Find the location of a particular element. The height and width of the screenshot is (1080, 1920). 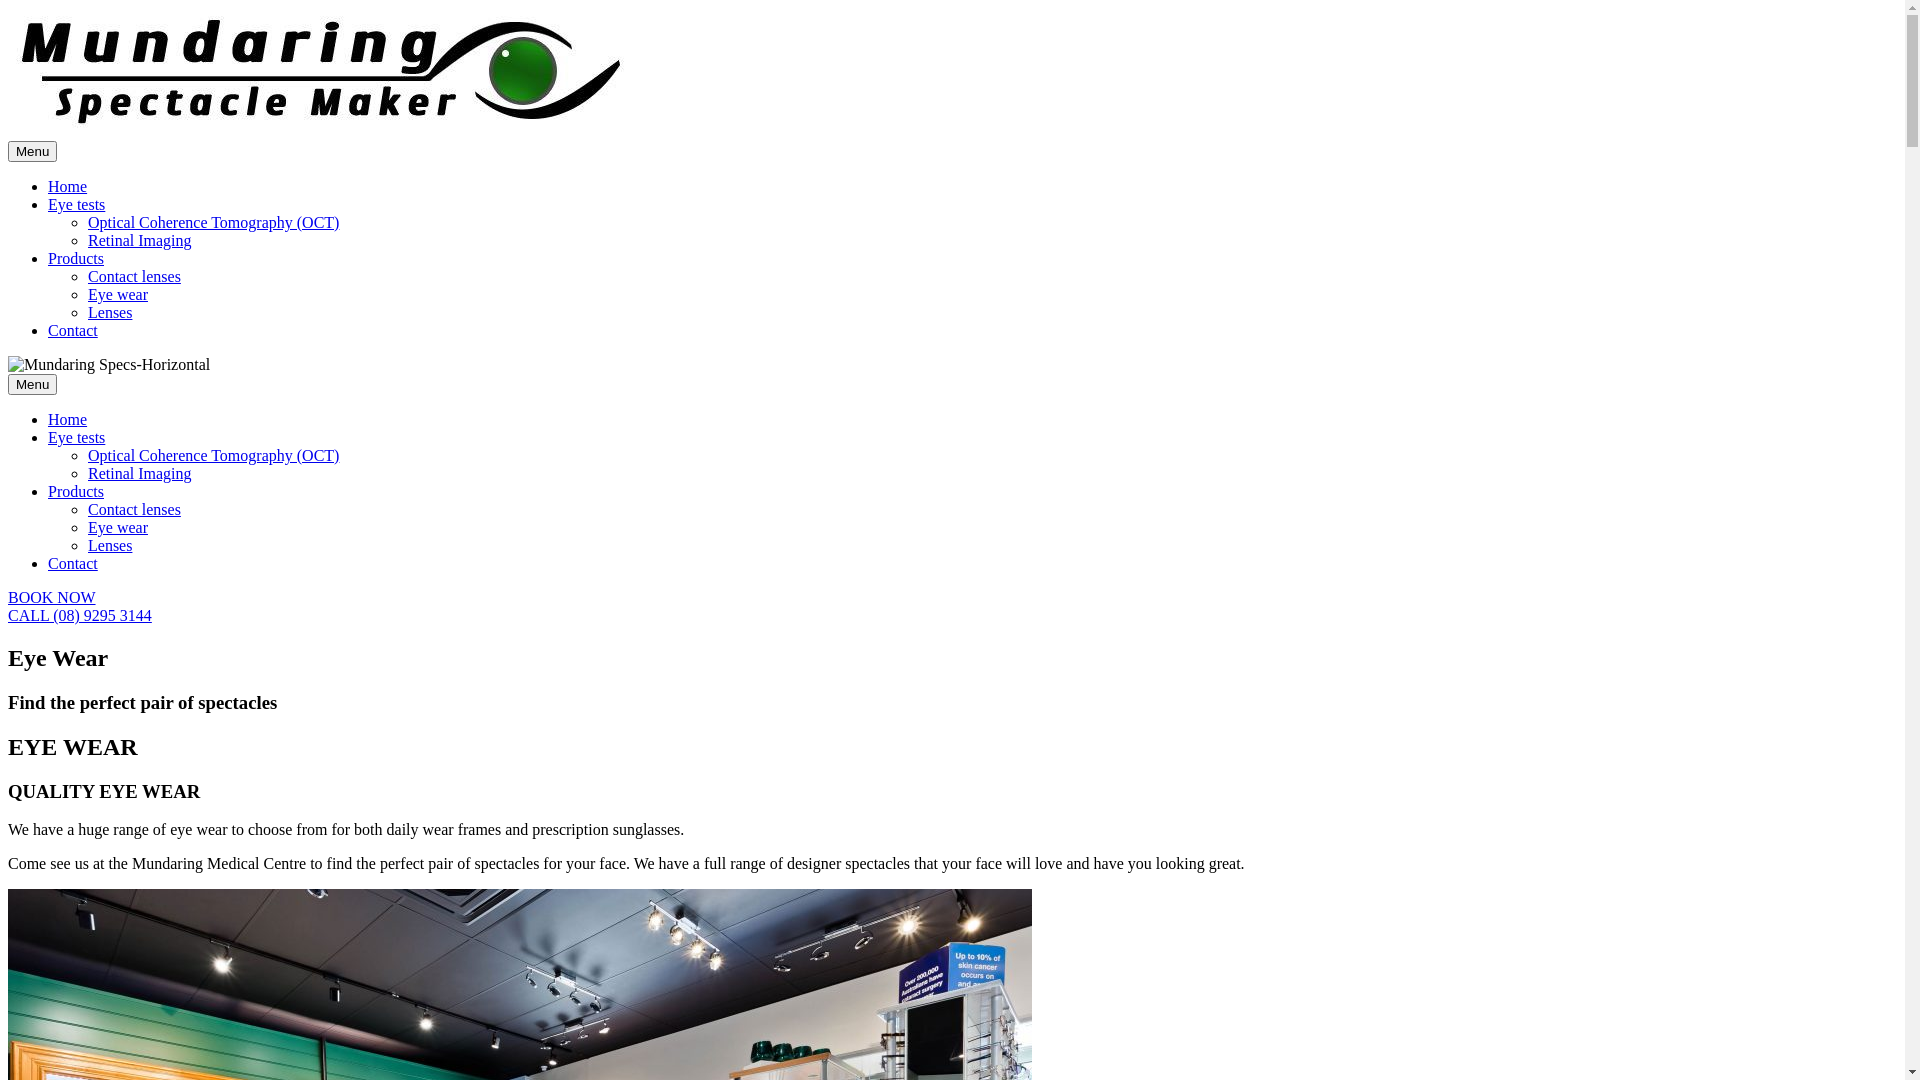

'Menu' is located at coordinates (32, 150).